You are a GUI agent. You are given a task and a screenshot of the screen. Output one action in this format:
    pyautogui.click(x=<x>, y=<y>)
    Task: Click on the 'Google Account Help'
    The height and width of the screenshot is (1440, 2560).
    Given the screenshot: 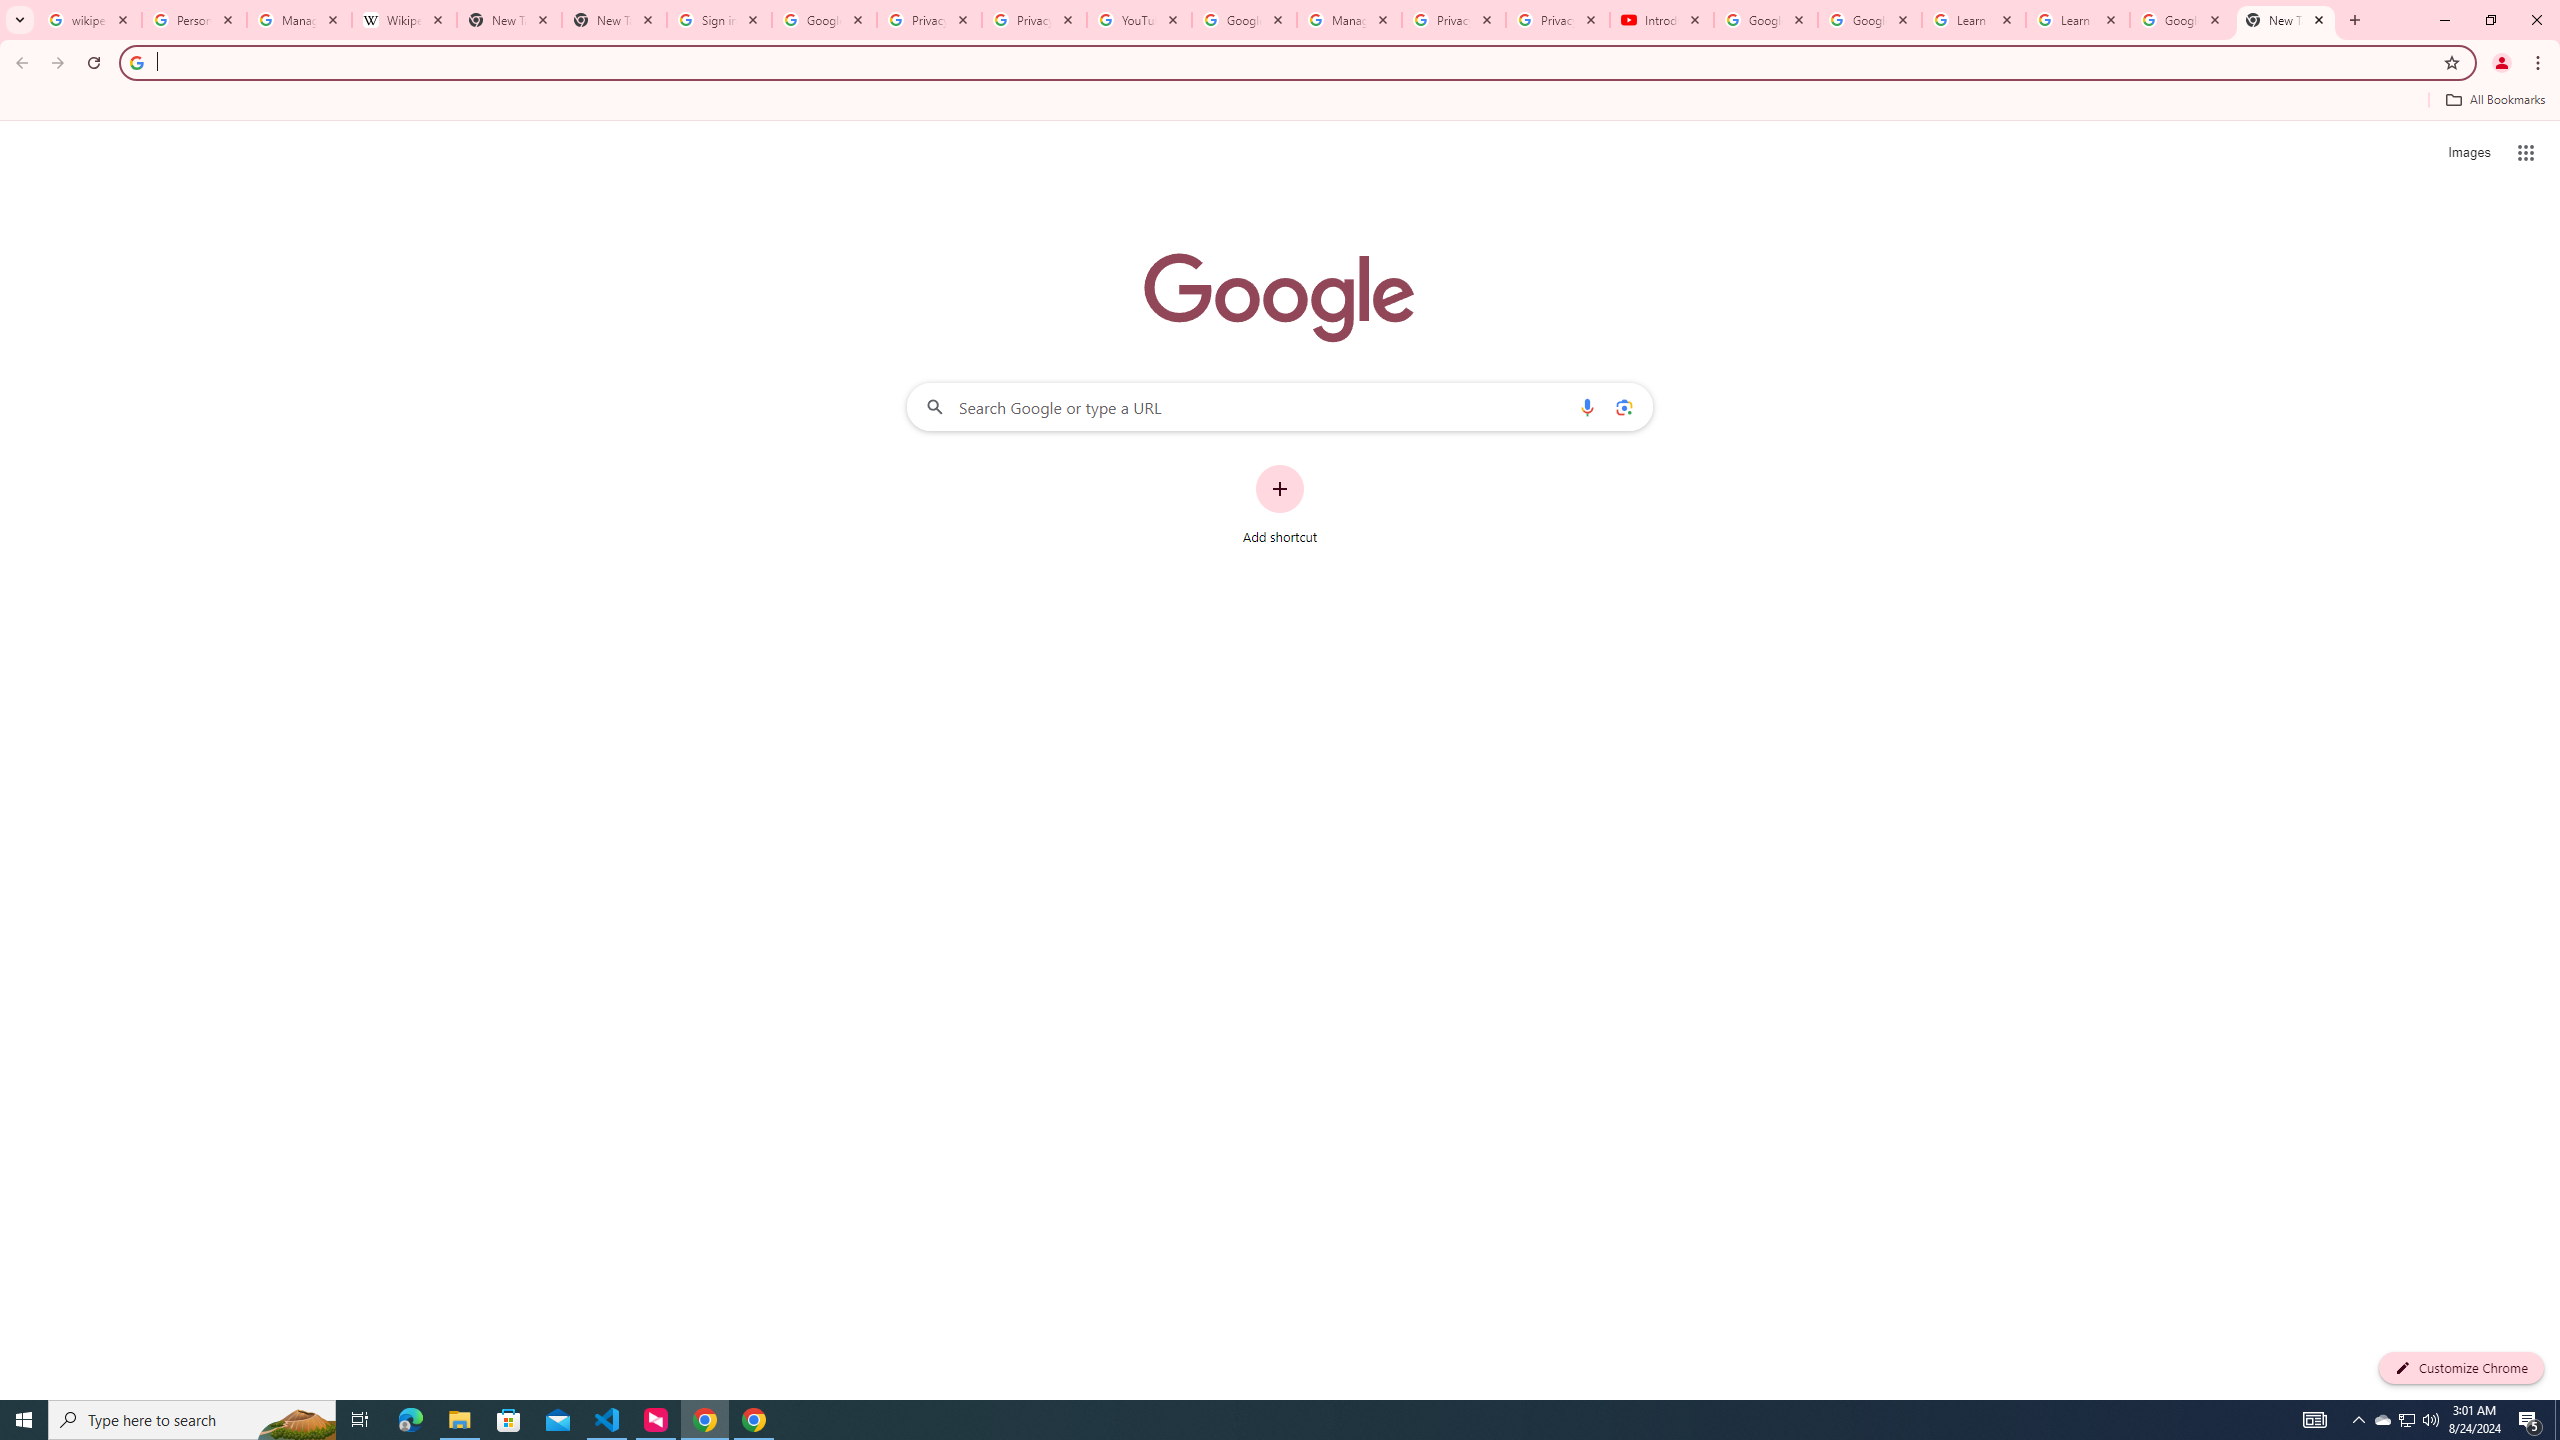 What is the action you would take?
    pyautogui.click(x=1870, y=19)
    